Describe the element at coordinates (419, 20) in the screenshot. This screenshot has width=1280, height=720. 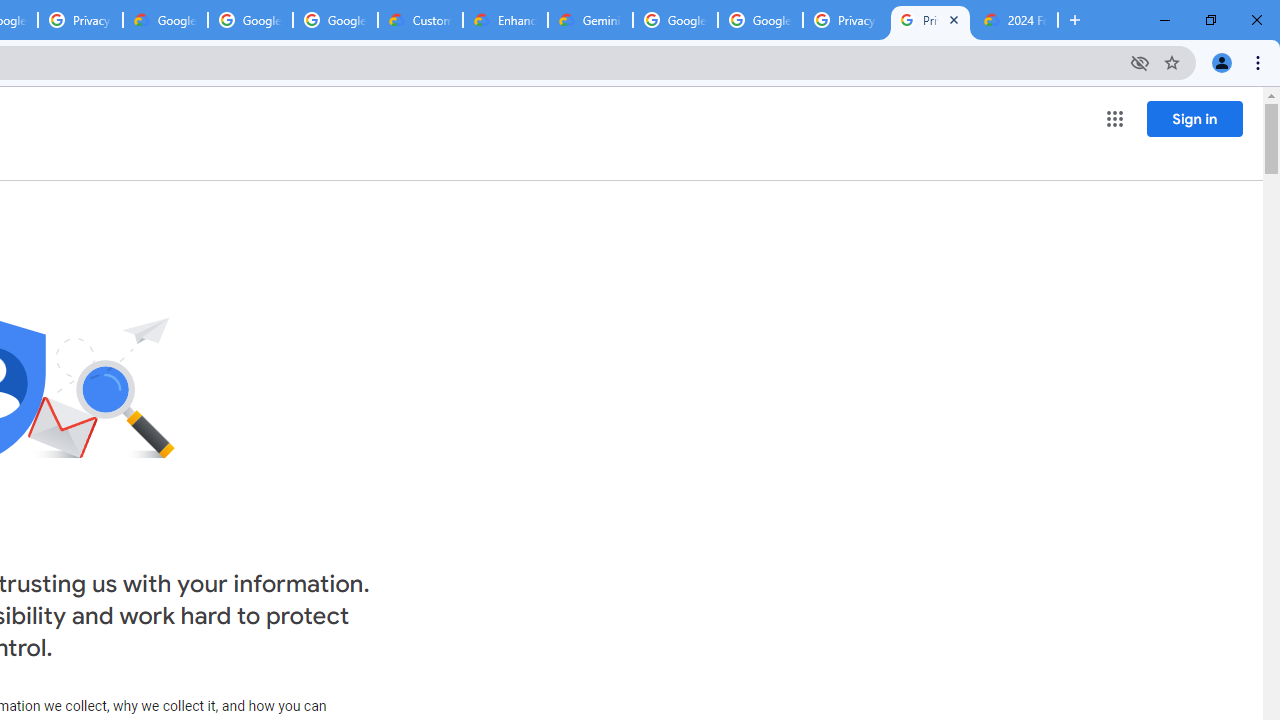
I see `'Customer Care | Google Cloud'` at that location.